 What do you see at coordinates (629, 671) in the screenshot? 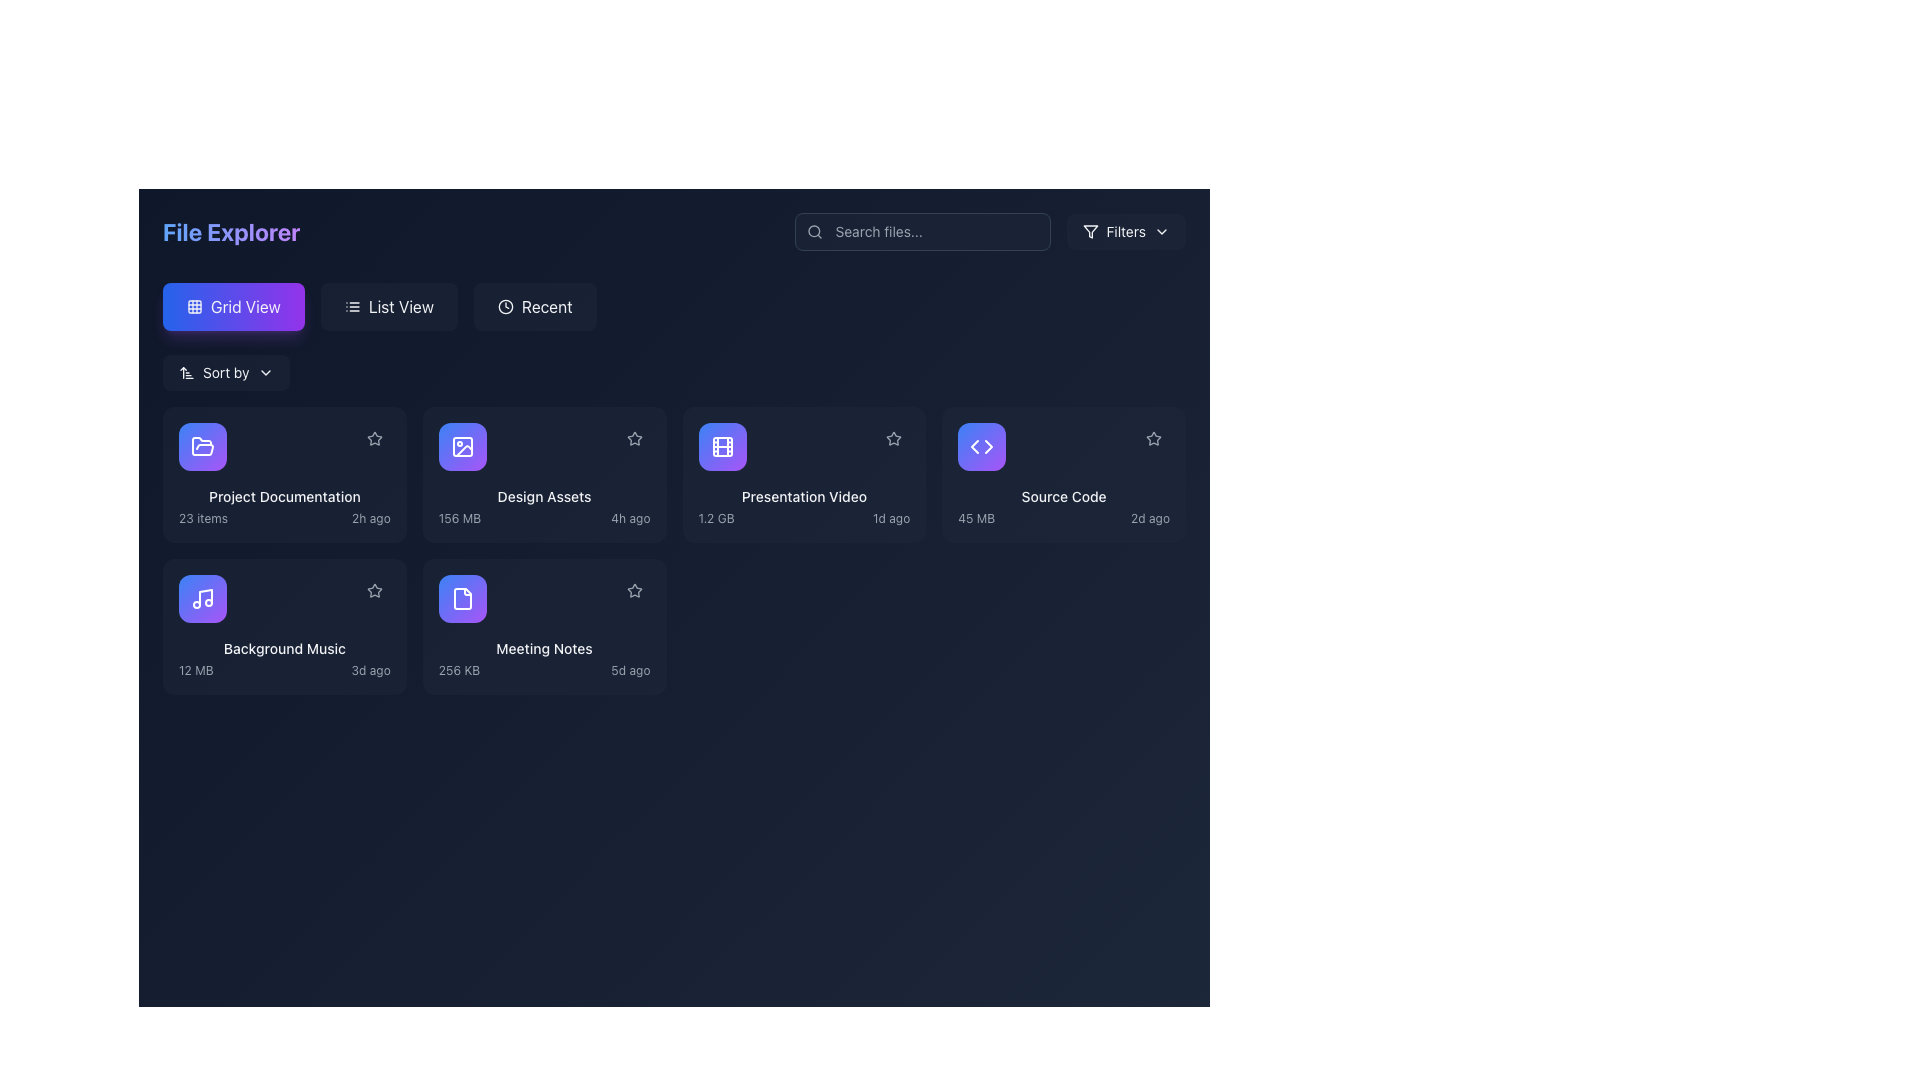
I see `the static text label displaying '5d ago' in light gray text, located in the lower-right corner of the 'Meeting Notes' card` at bounding box center [629, 671].